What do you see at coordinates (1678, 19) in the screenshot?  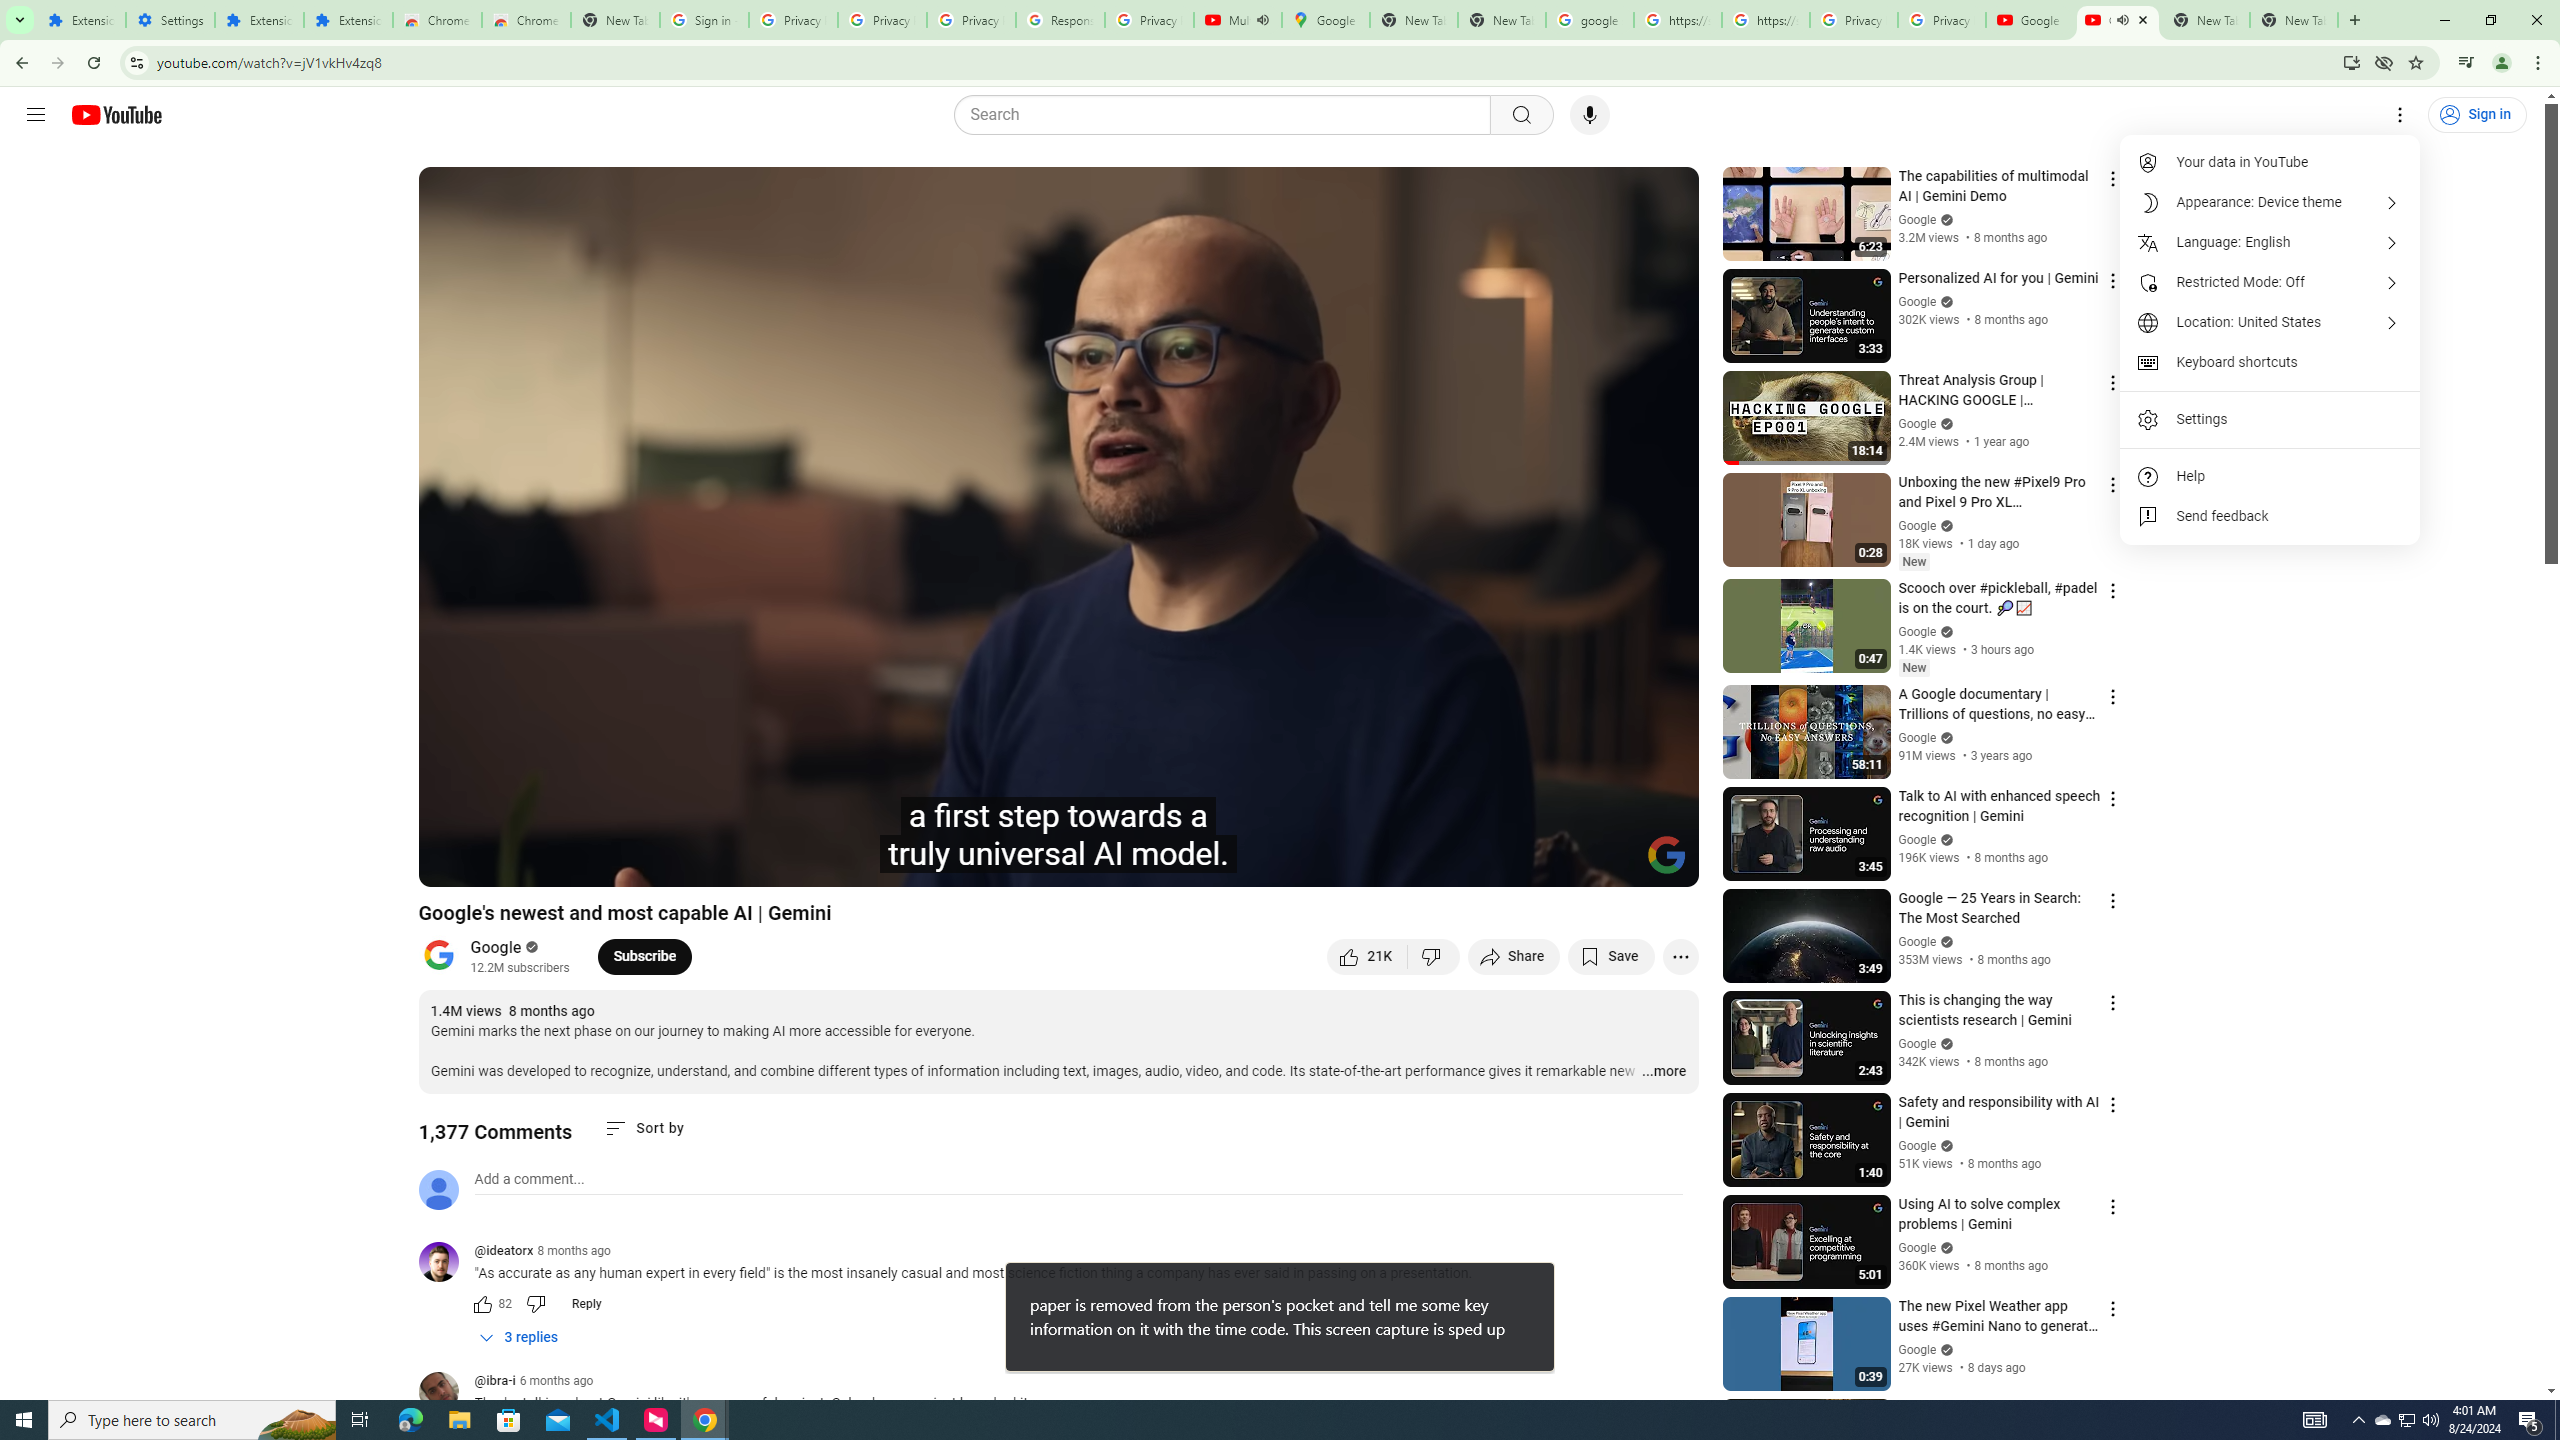 I see `'https://scholar.google.com/'` at bounding box center [1678, 19].